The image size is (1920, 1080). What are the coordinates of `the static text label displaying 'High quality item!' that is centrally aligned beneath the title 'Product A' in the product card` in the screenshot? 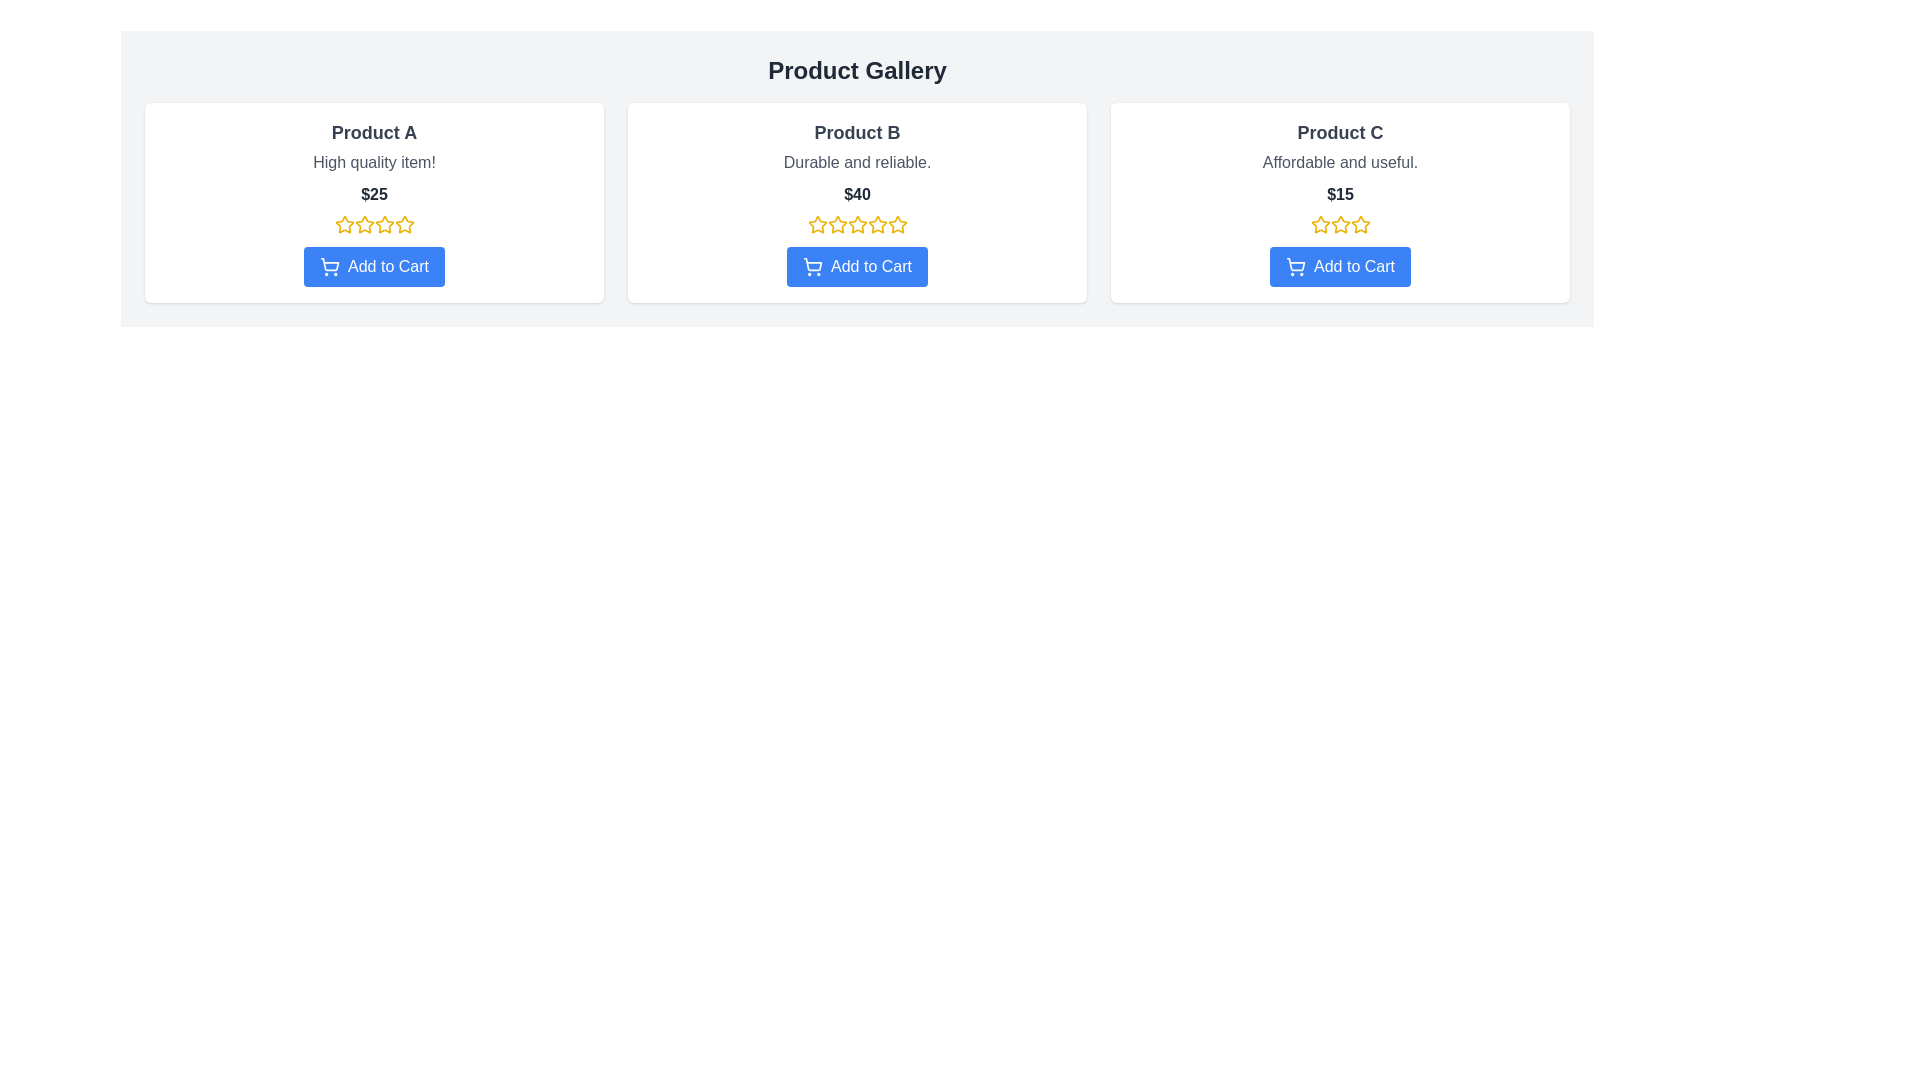 It's located at (374, 161).